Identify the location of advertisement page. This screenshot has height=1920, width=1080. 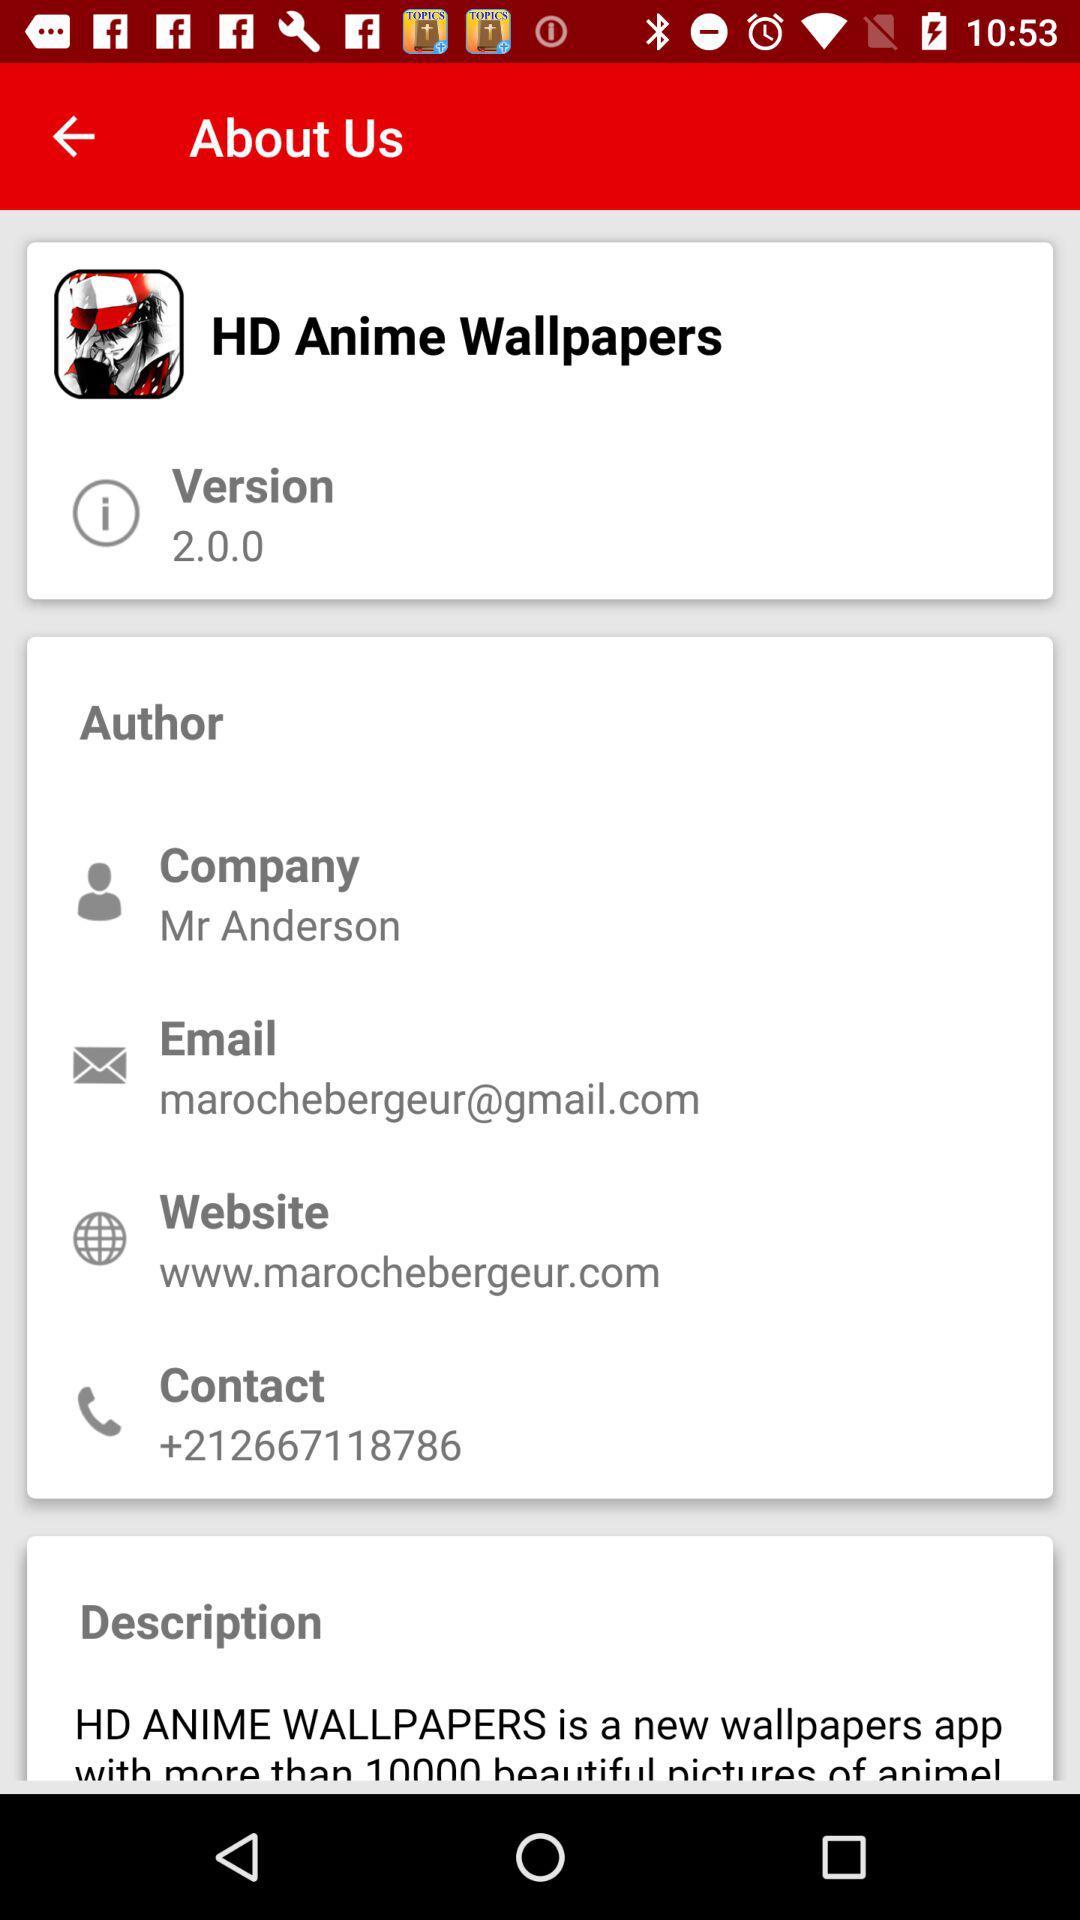
(540, 1728).